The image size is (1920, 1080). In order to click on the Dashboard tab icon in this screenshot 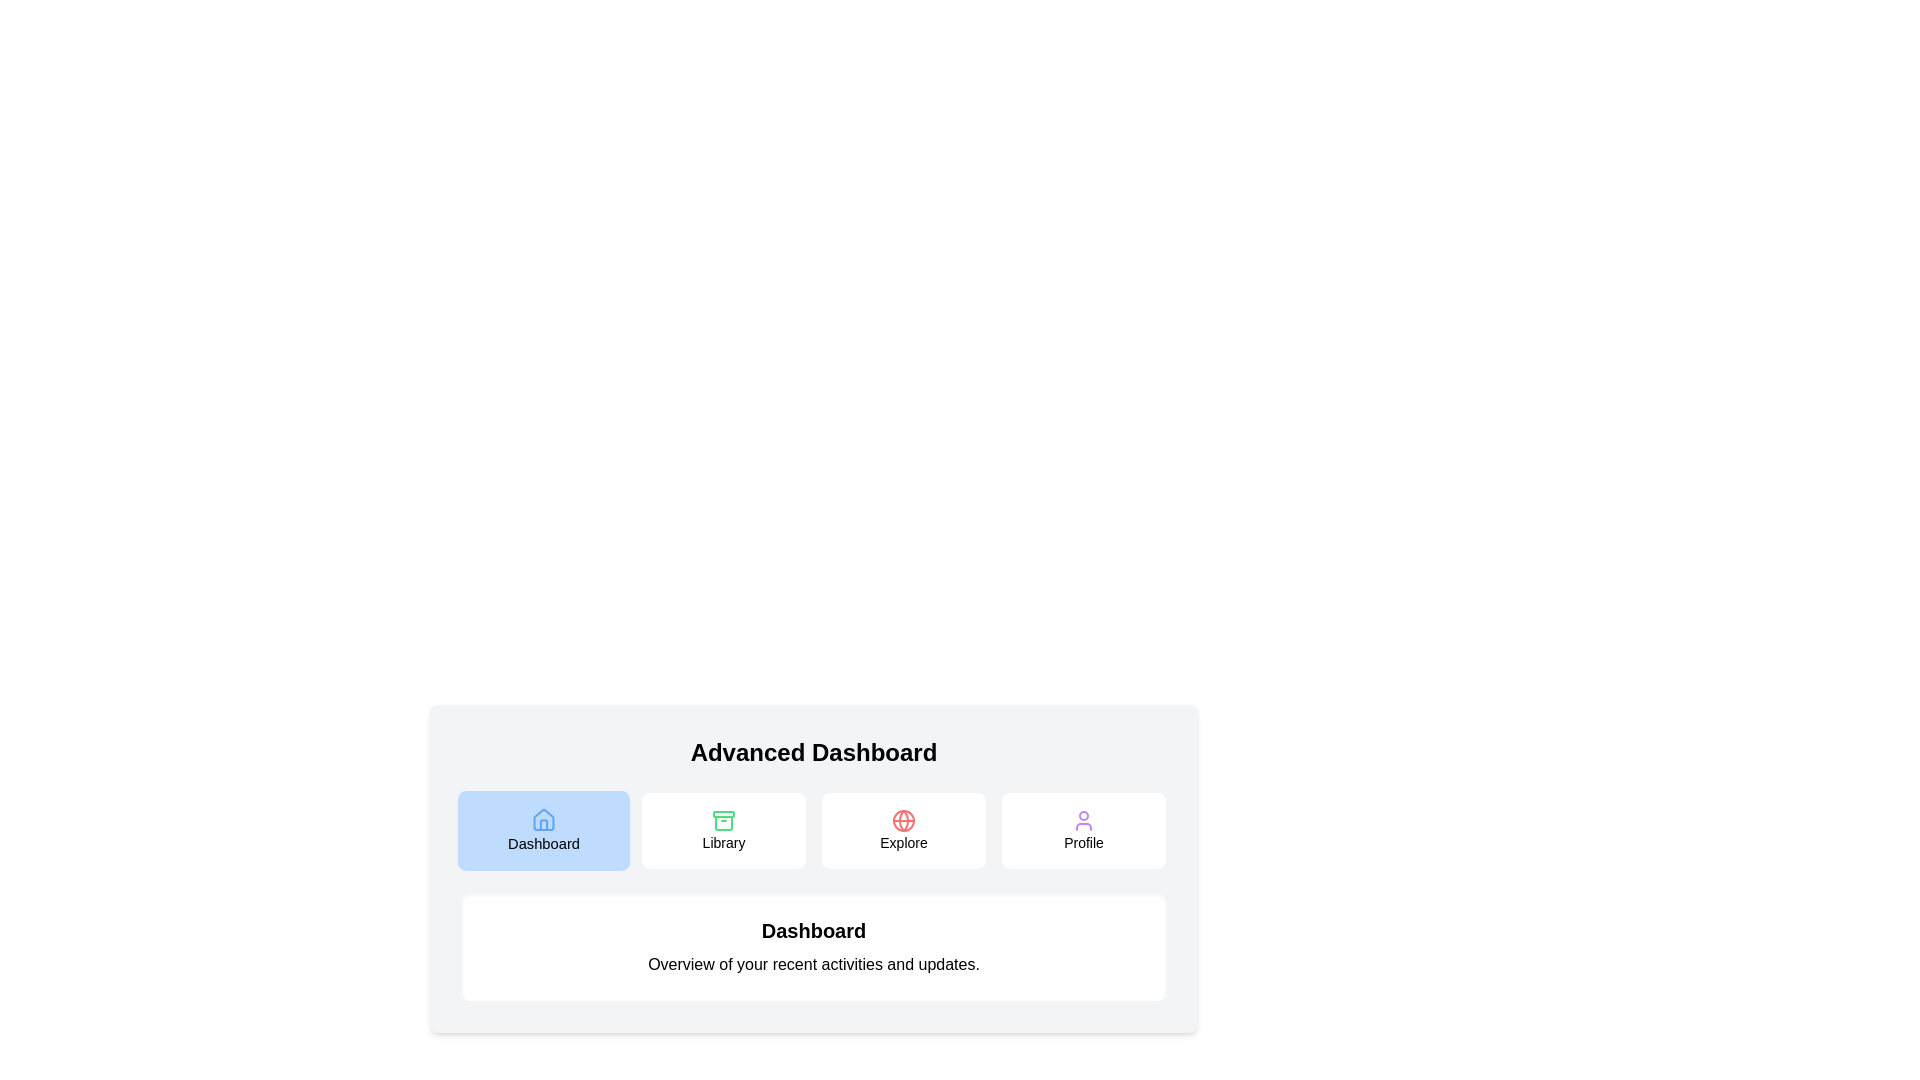, I will do `click(543, 830)`.